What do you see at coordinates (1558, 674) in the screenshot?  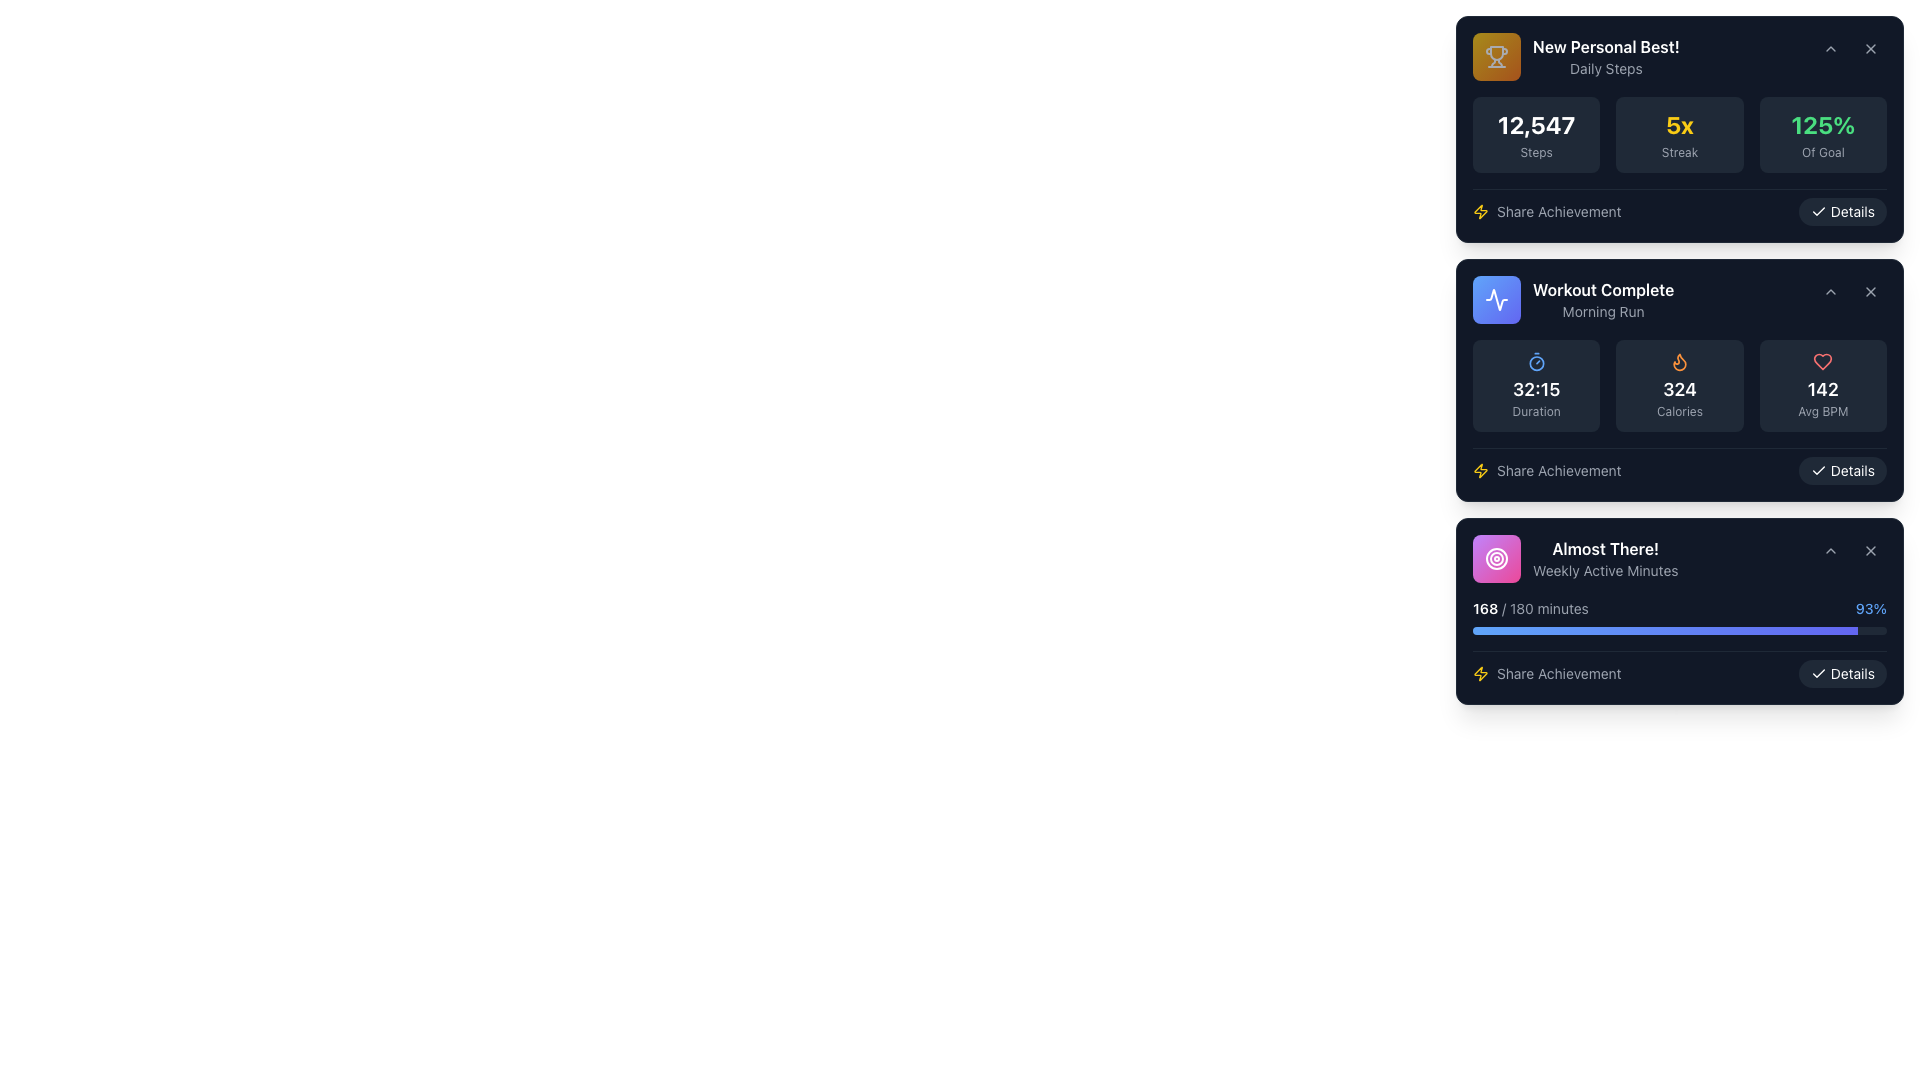 I see `the Text Label that is located in the bottom section of the 'Almost There!' card, positioned beside the lightning bolt icon, indicating a prompt related to sharing an achievement` at bounding box center [1558, 674].